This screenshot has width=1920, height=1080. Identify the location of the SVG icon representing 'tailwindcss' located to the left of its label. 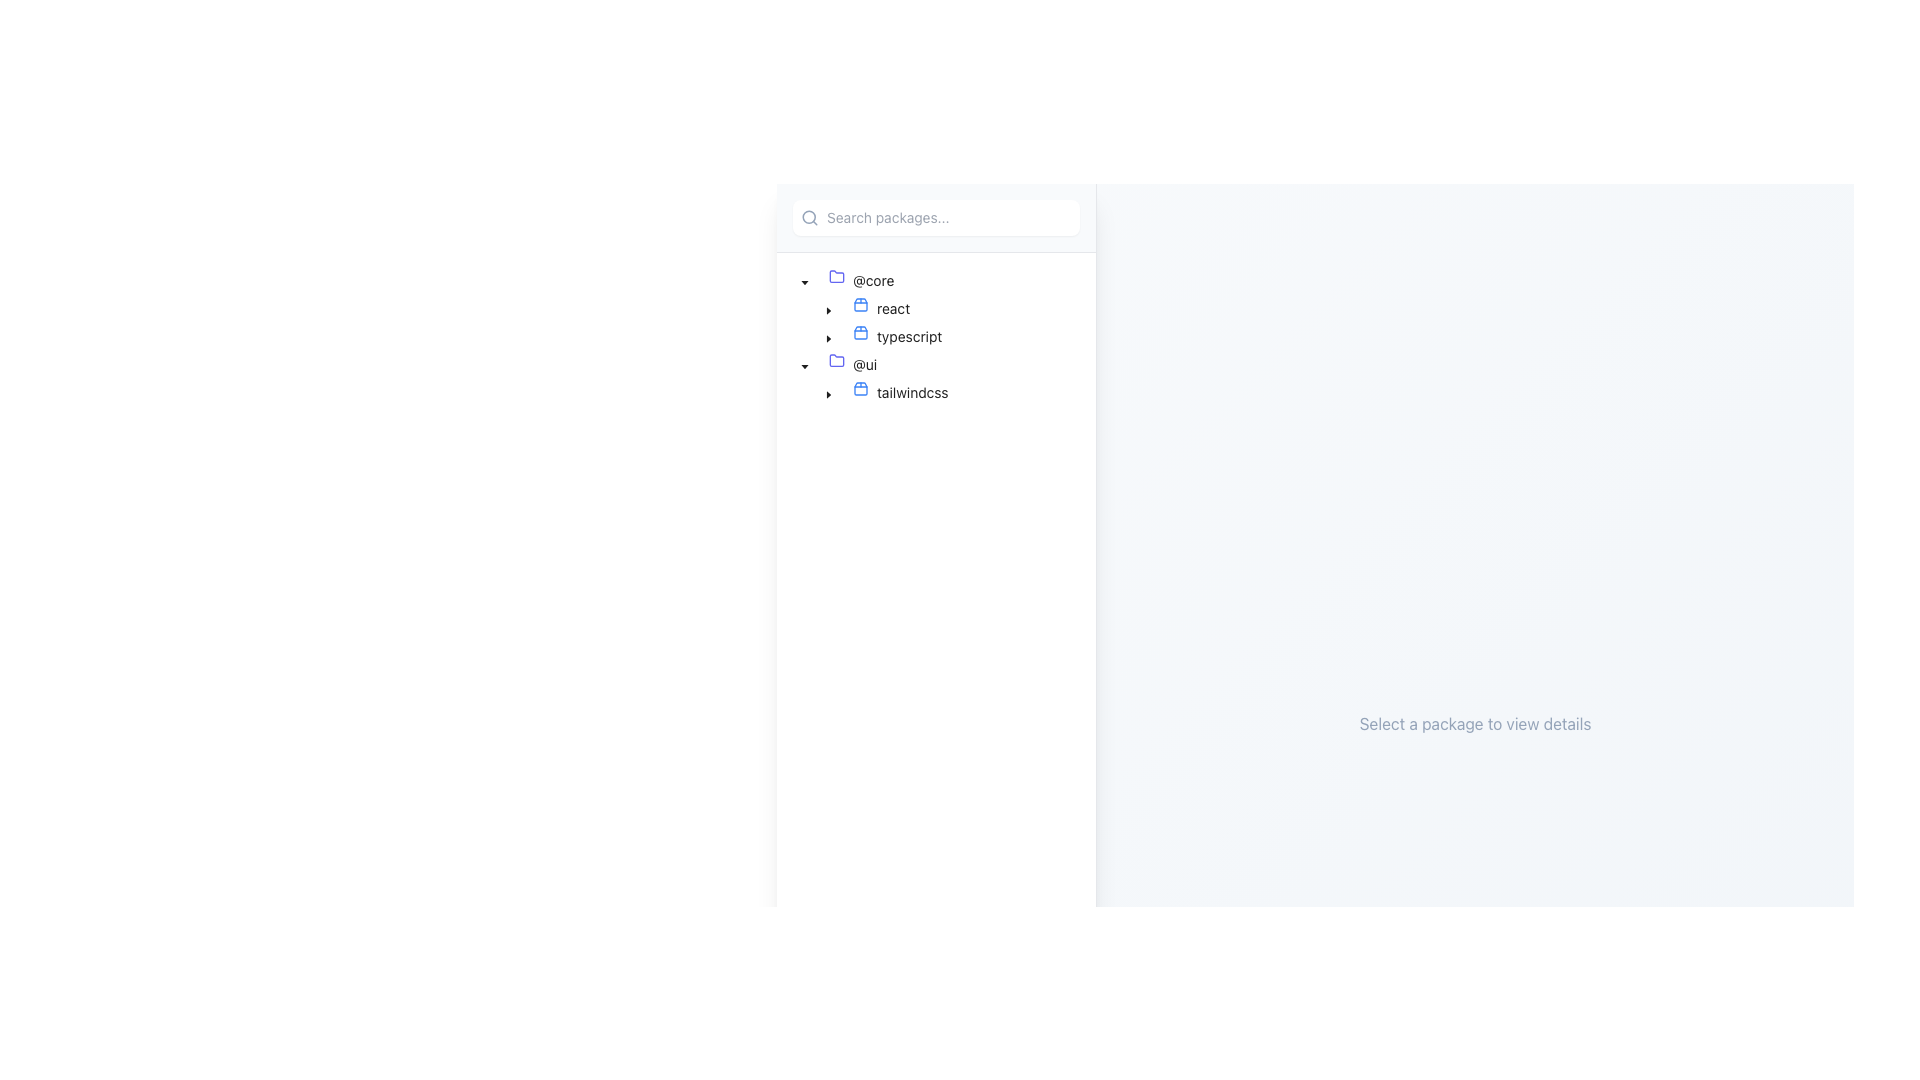
(860, 389).